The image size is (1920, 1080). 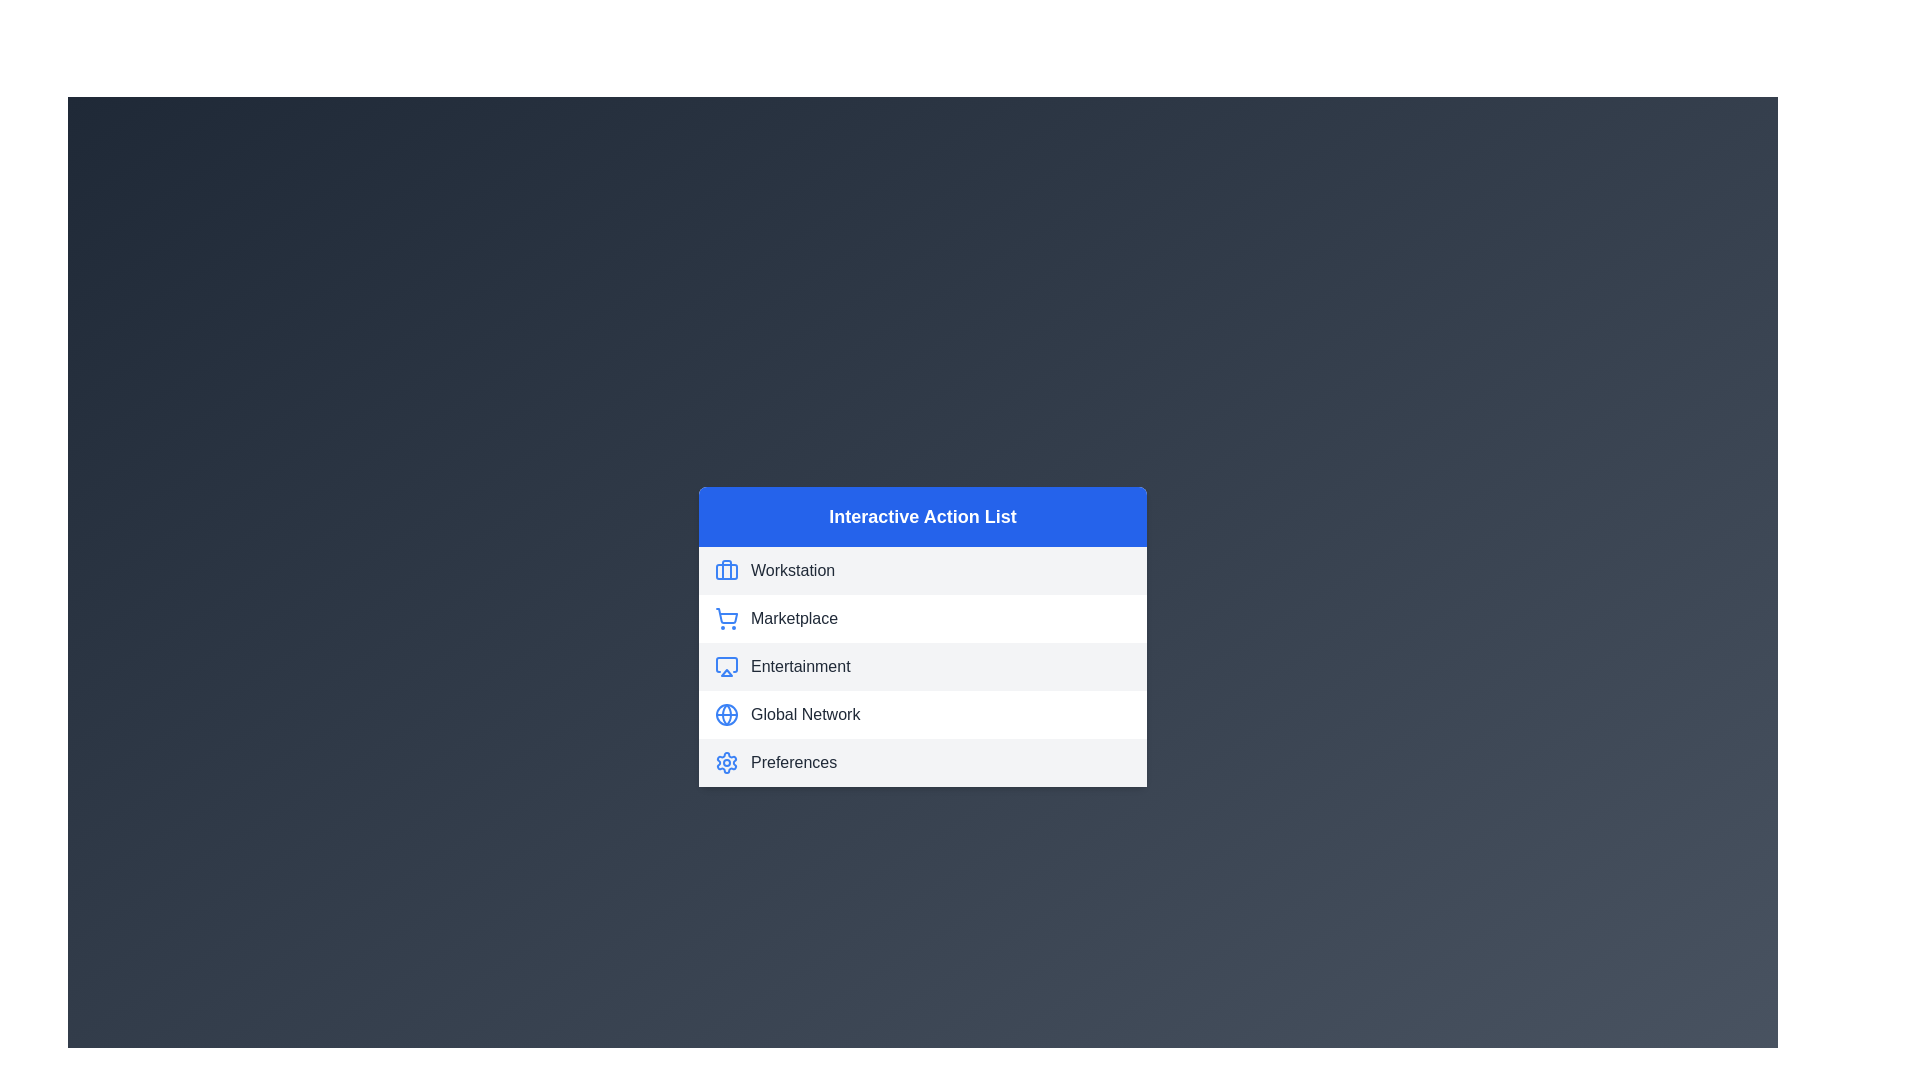 What do you see at coordinates (921, 667) in the screenshot?
I see `to select the 'Entertainment' option from the interactive list, which is the third item below 'Marketplace' and above 'Global Network'` at bounding box center [921, 667].